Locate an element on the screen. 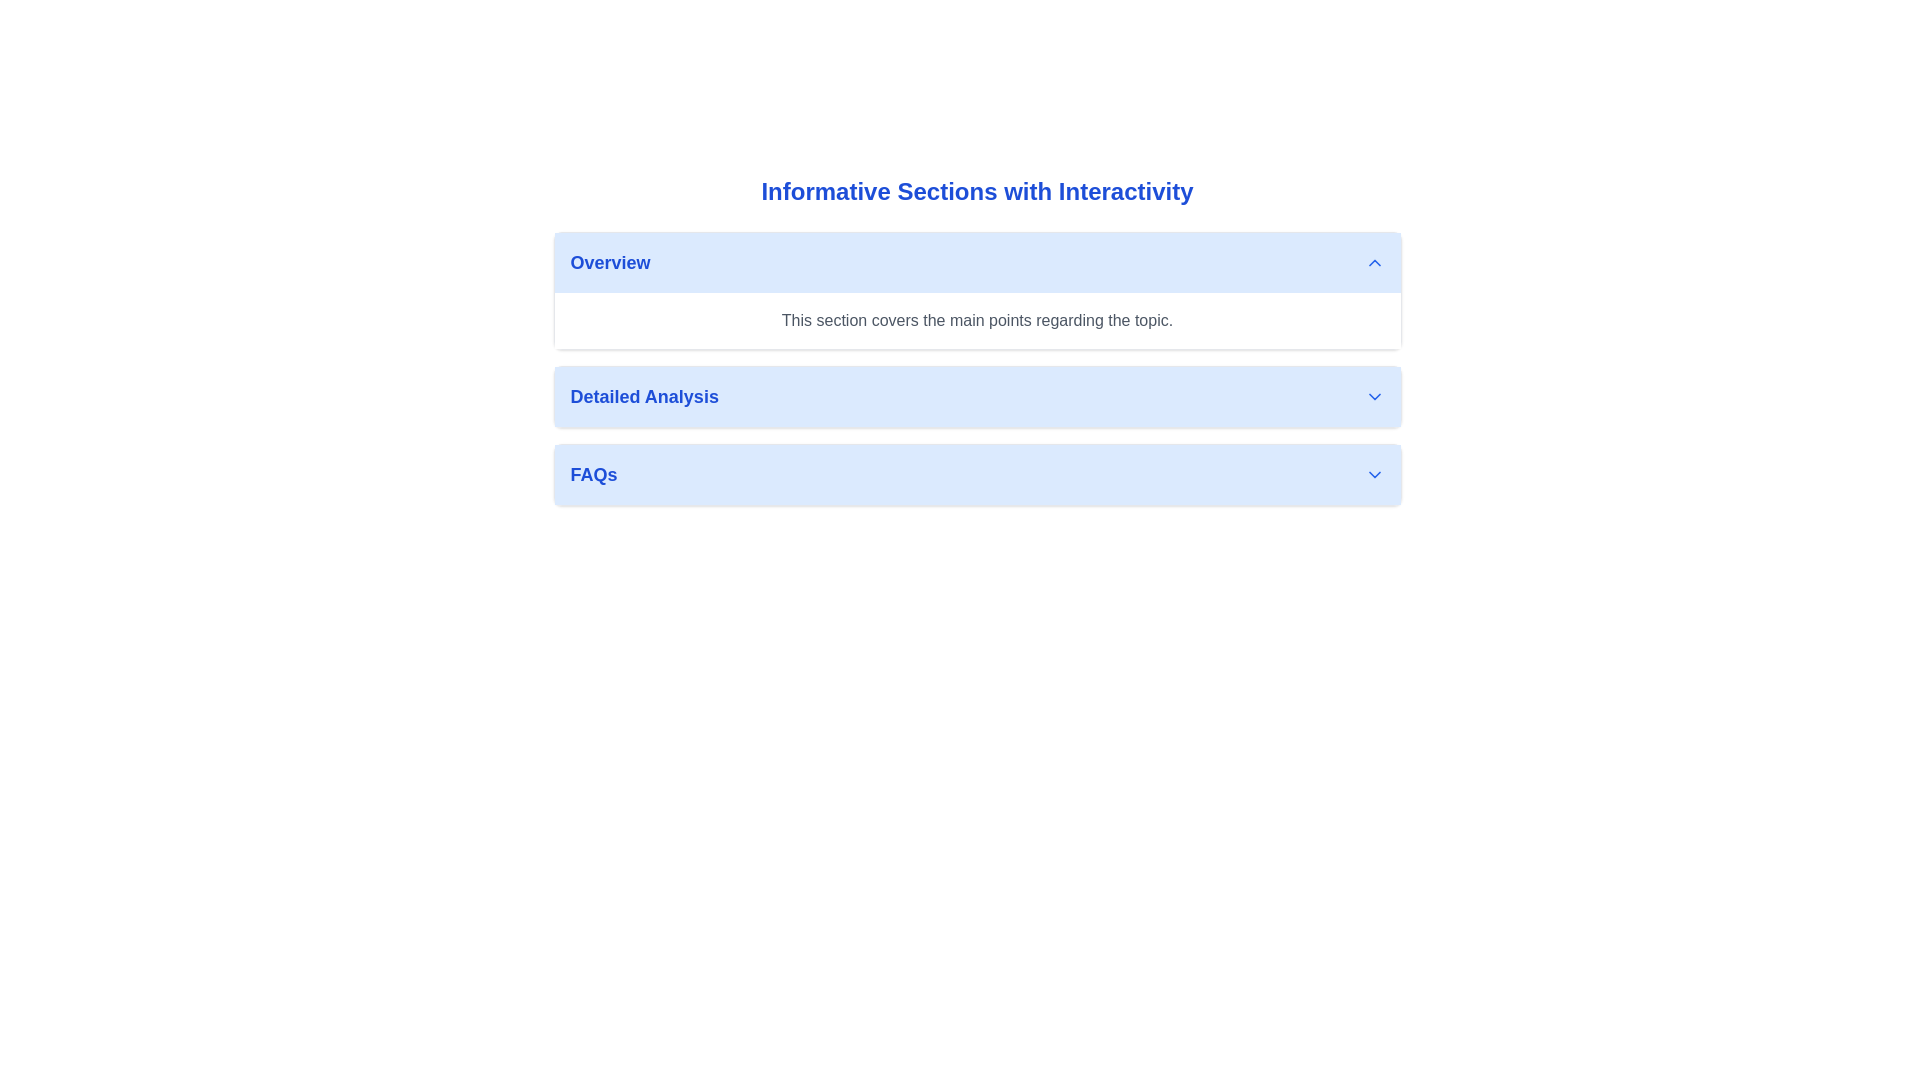 The height and width of the screenshot is (1080, 1920). the explanatory Text Label located in the central column under the 'Overview' collapsible section is located at coordinates (977, 319).